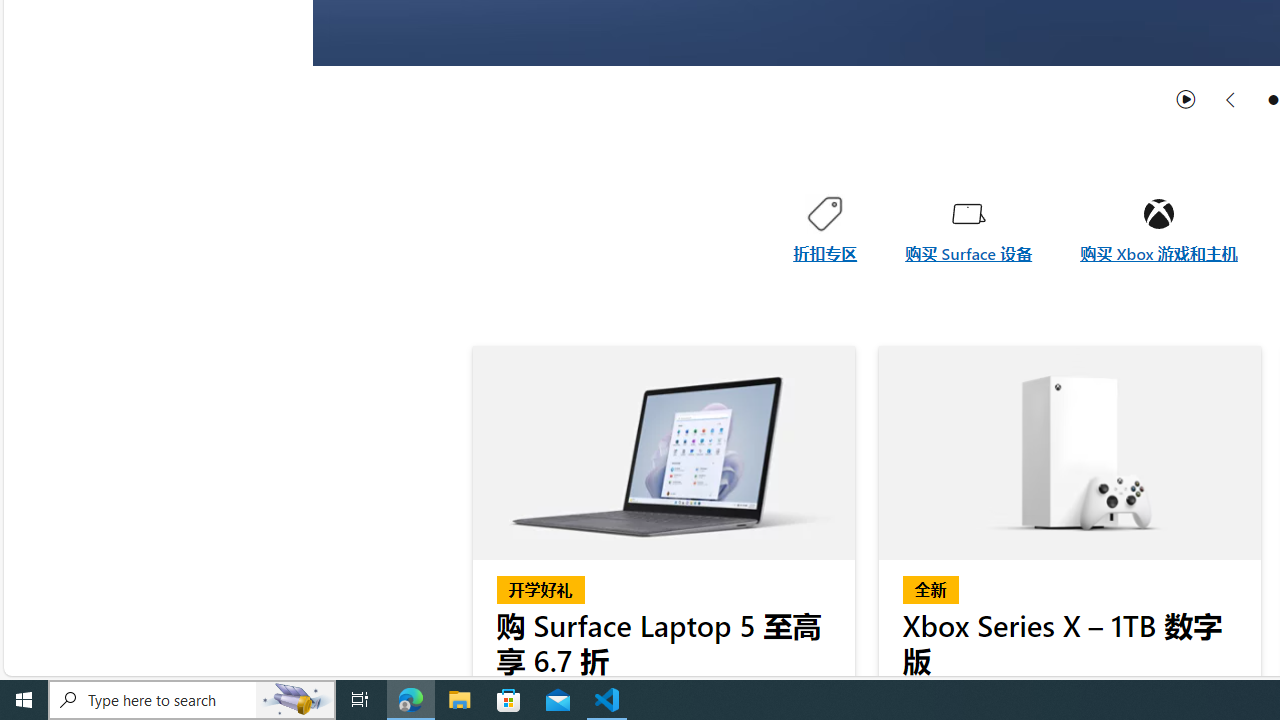 The width and height of the screenshot is (1280, 720). I want to click on 'Pause', so click(1186, 99).